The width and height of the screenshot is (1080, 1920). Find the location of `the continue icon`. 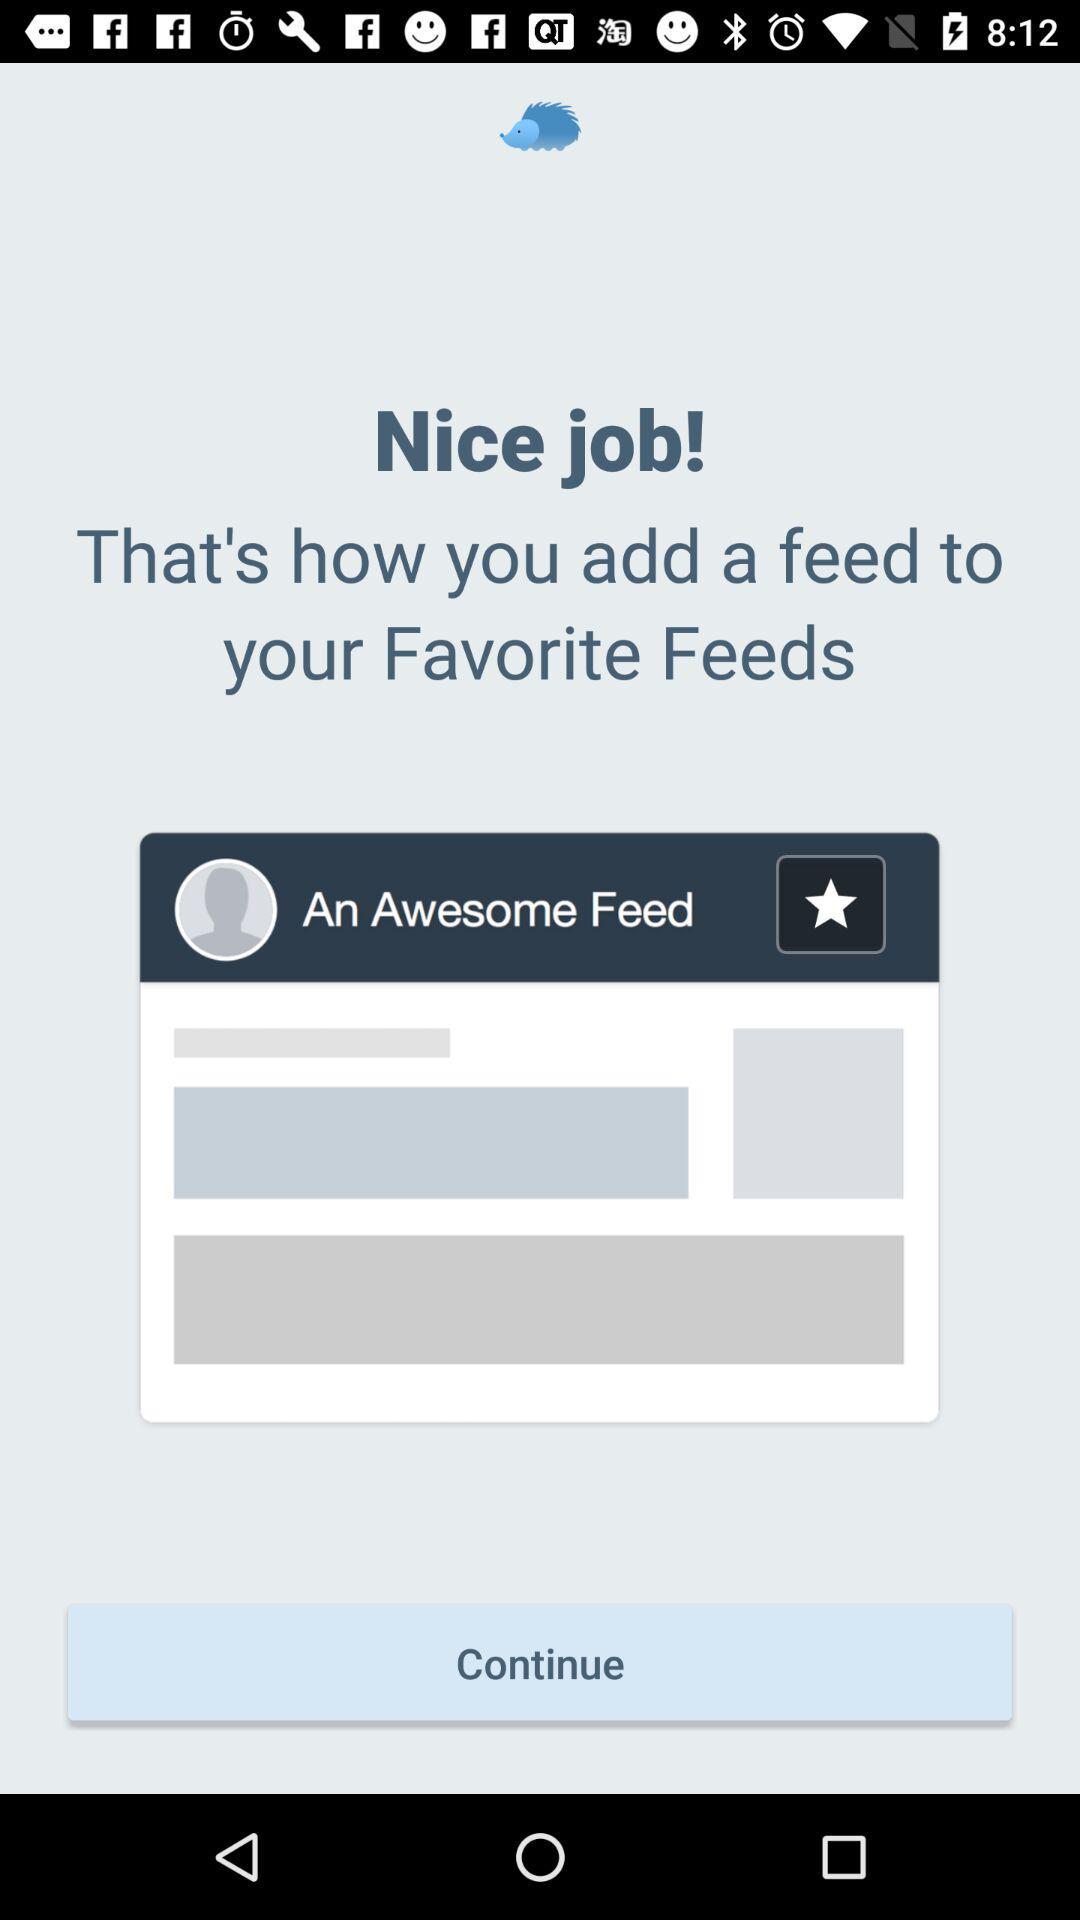

the continue icon is located at coordinates (540, 1662).